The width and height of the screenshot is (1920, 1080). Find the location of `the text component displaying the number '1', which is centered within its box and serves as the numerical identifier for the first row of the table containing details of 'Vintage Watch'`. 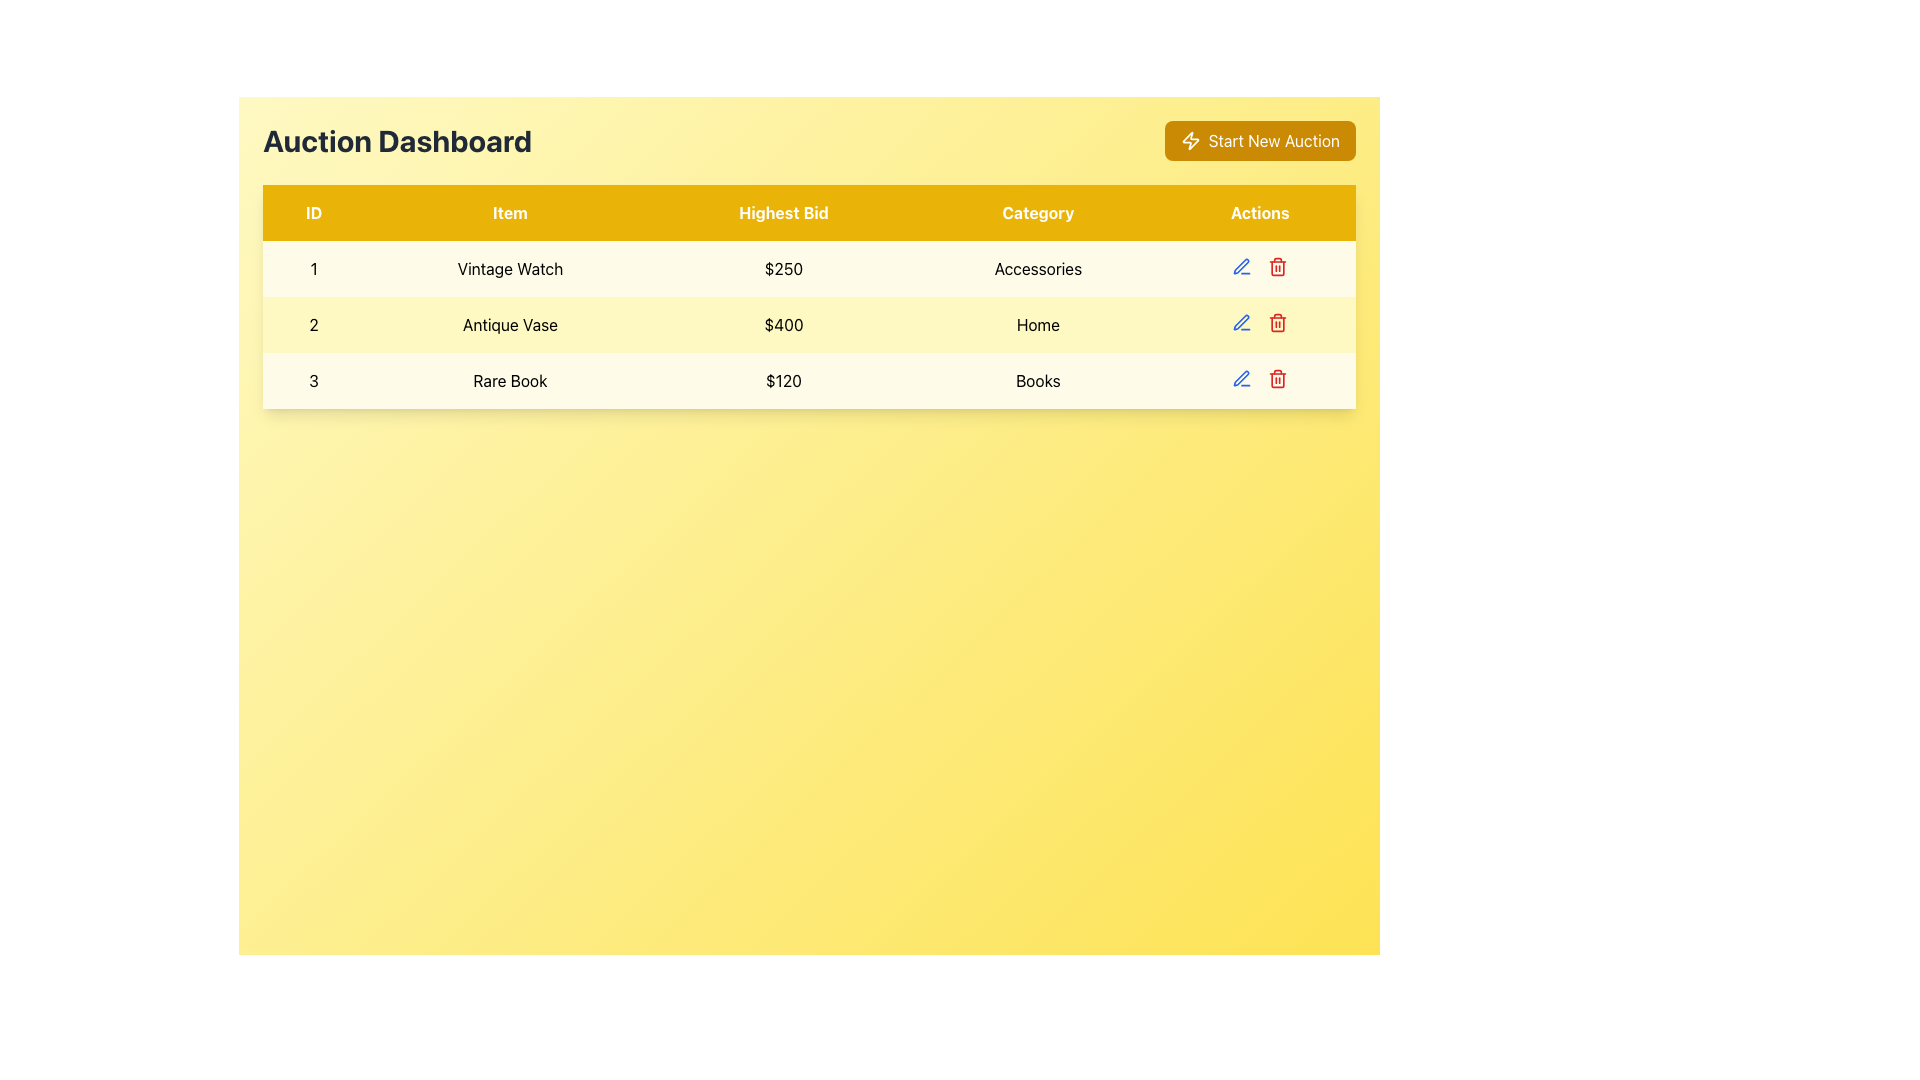

the text component displaying the number '1', which is centered within its box and serves as the numerical identifier for the first row of the table containing details of 'Vintage Watch' is located at coordinates (313, 268).